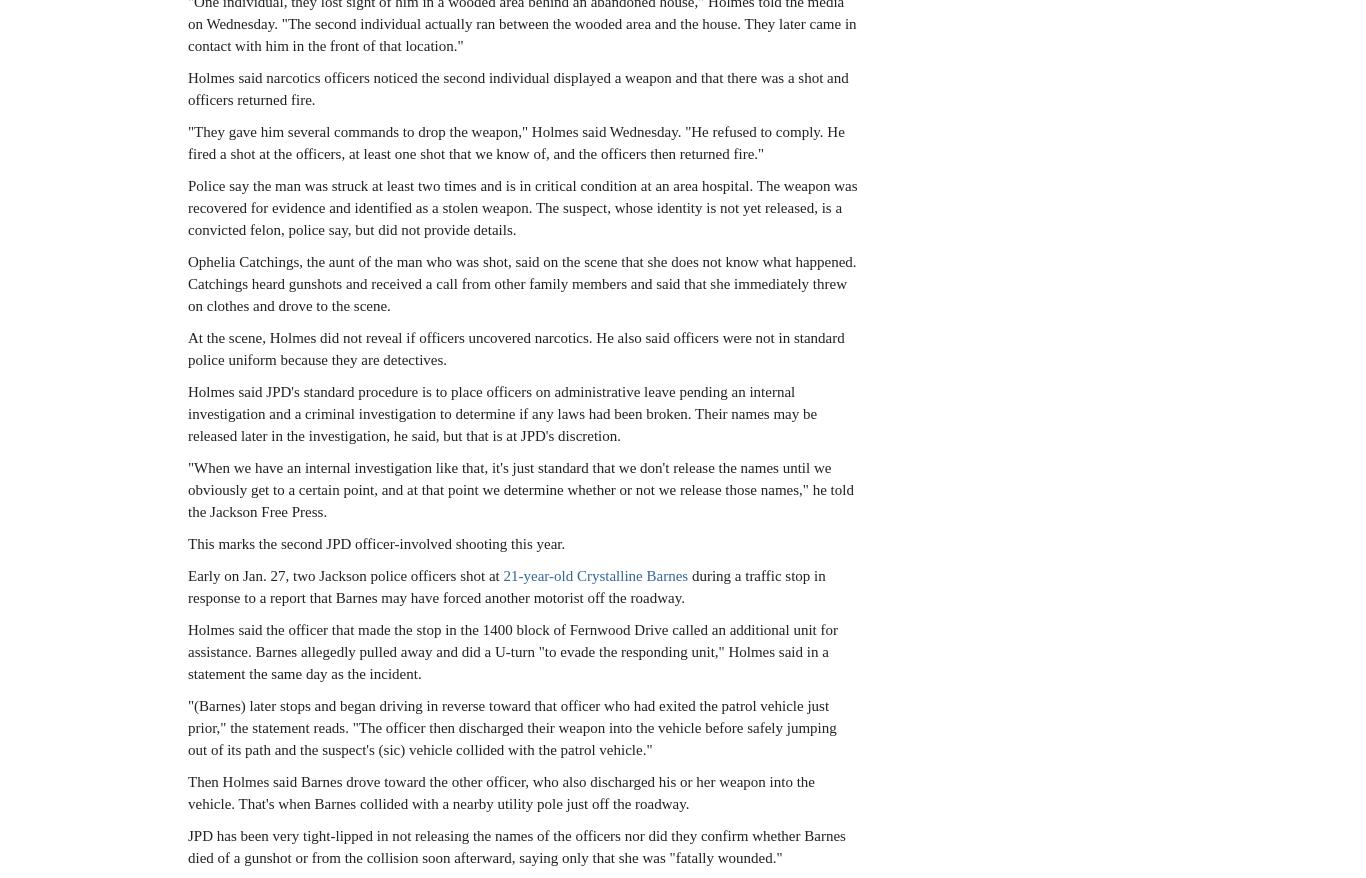 This screenshot has height=878, width=1366. What do you see at coordinates (186, 650) in the screenshot?
I see `'Holmes said the officer that made the stop in the 1400 block of Fernwood Drive called an additional unit for assistance. Barnes allegedly pulled away and did a U-turn "to evade the responding unit," Holmes said in a statement the same day as the incident.'` at bounding box center [186, 650].